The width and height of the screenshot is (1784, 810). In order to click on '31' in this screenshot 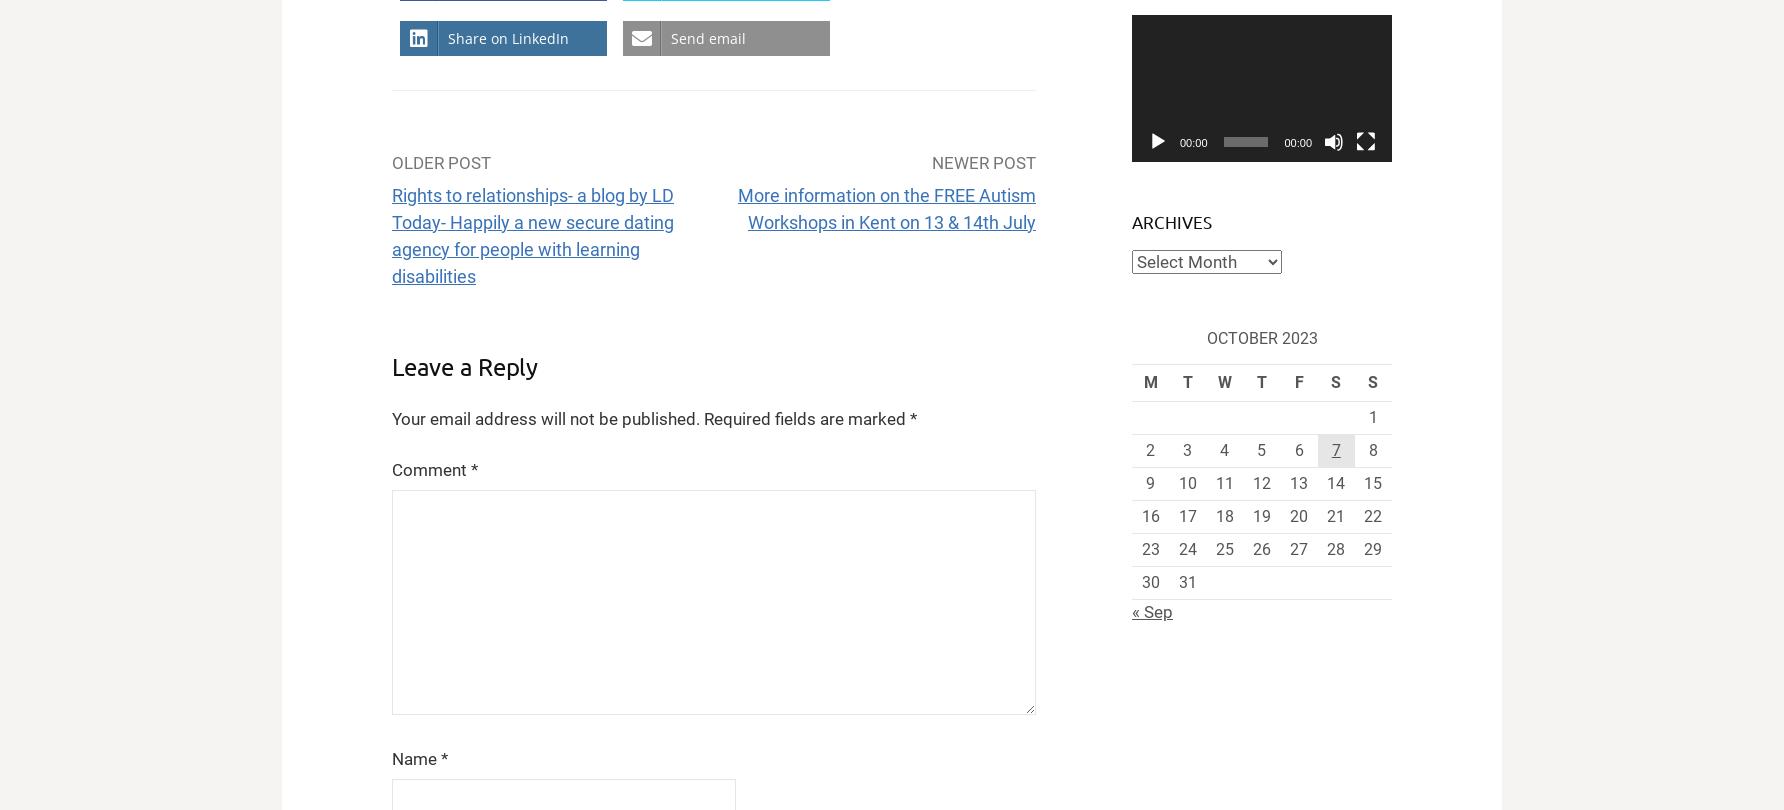, I will do `click(1187, 582)`.